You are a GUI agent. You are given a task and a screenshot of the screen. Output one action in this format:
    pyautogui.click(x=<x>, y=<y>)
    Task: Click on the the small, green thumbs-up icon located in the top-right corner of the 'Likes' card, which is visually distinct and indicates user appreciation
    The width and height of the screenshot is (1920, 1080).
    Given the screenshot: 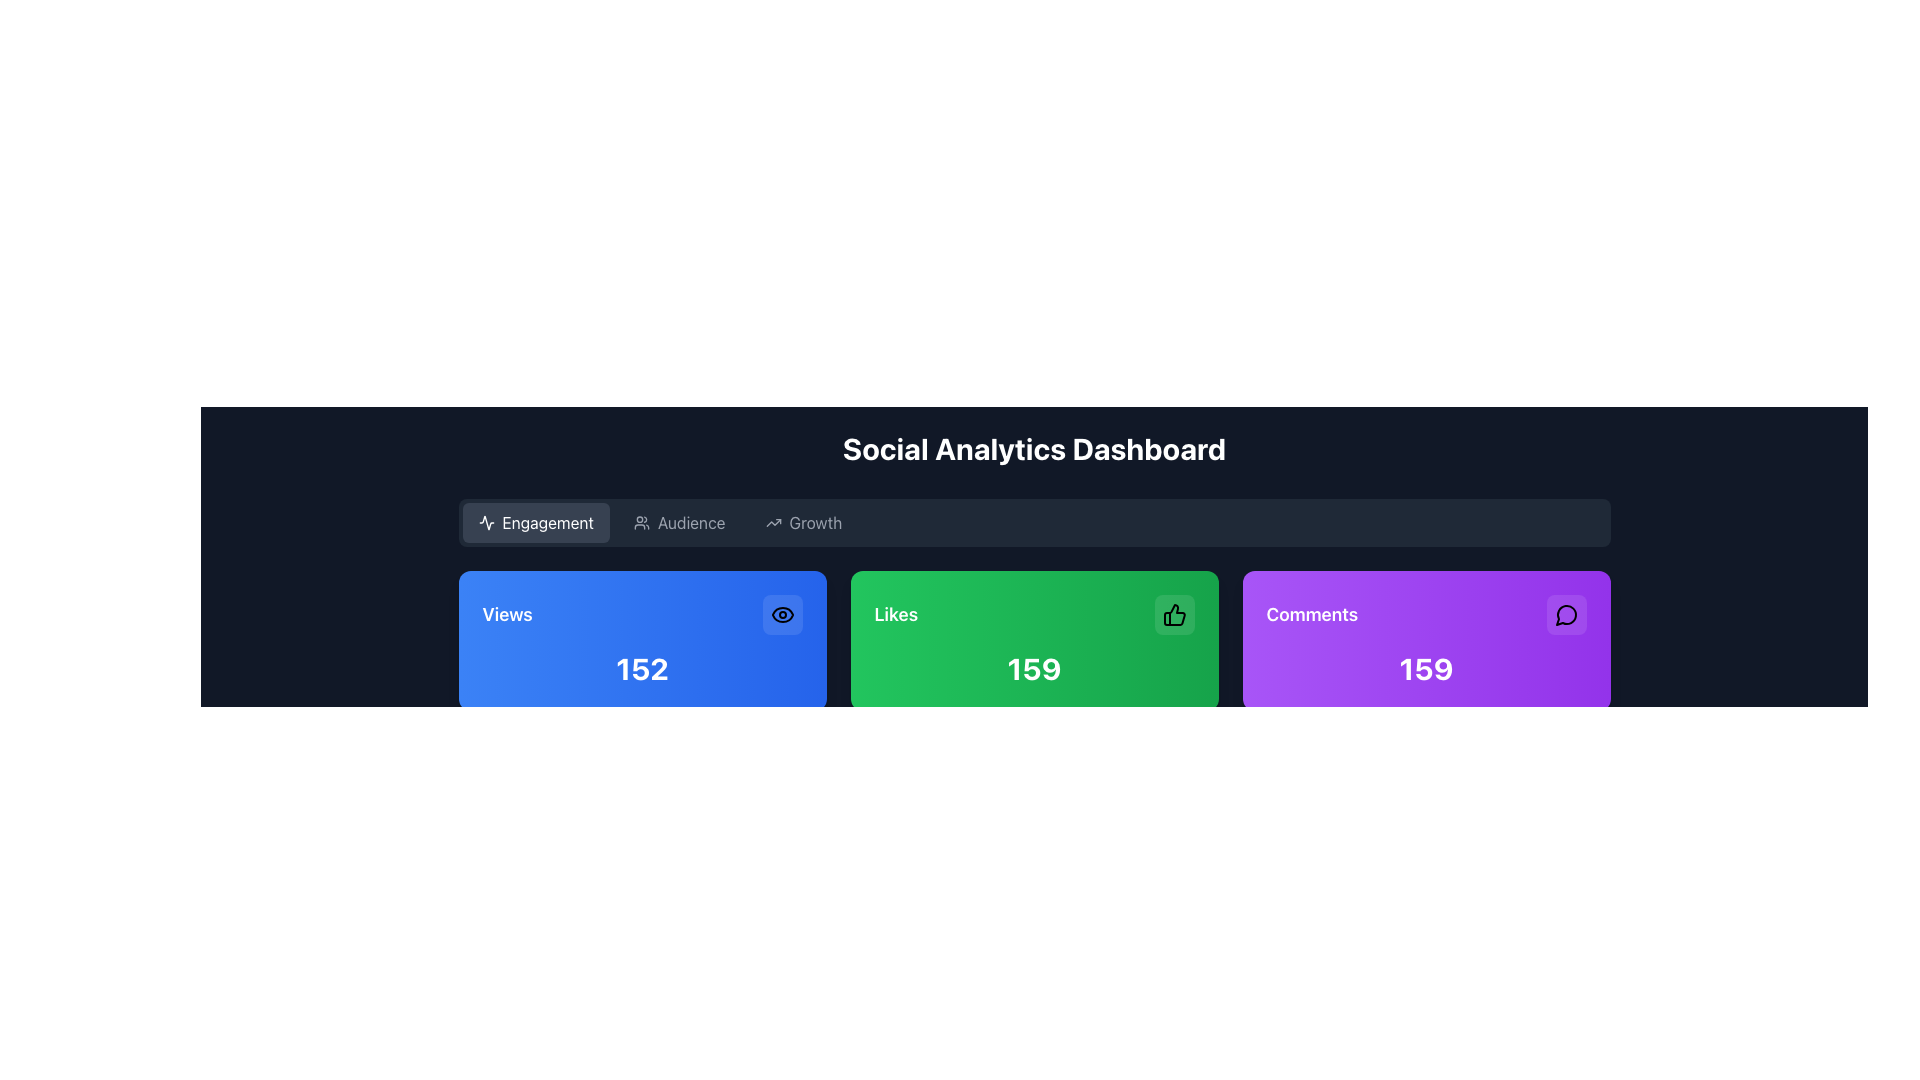 What is the action you would take?
    pyautogui.click(x=1174, y=613)
    